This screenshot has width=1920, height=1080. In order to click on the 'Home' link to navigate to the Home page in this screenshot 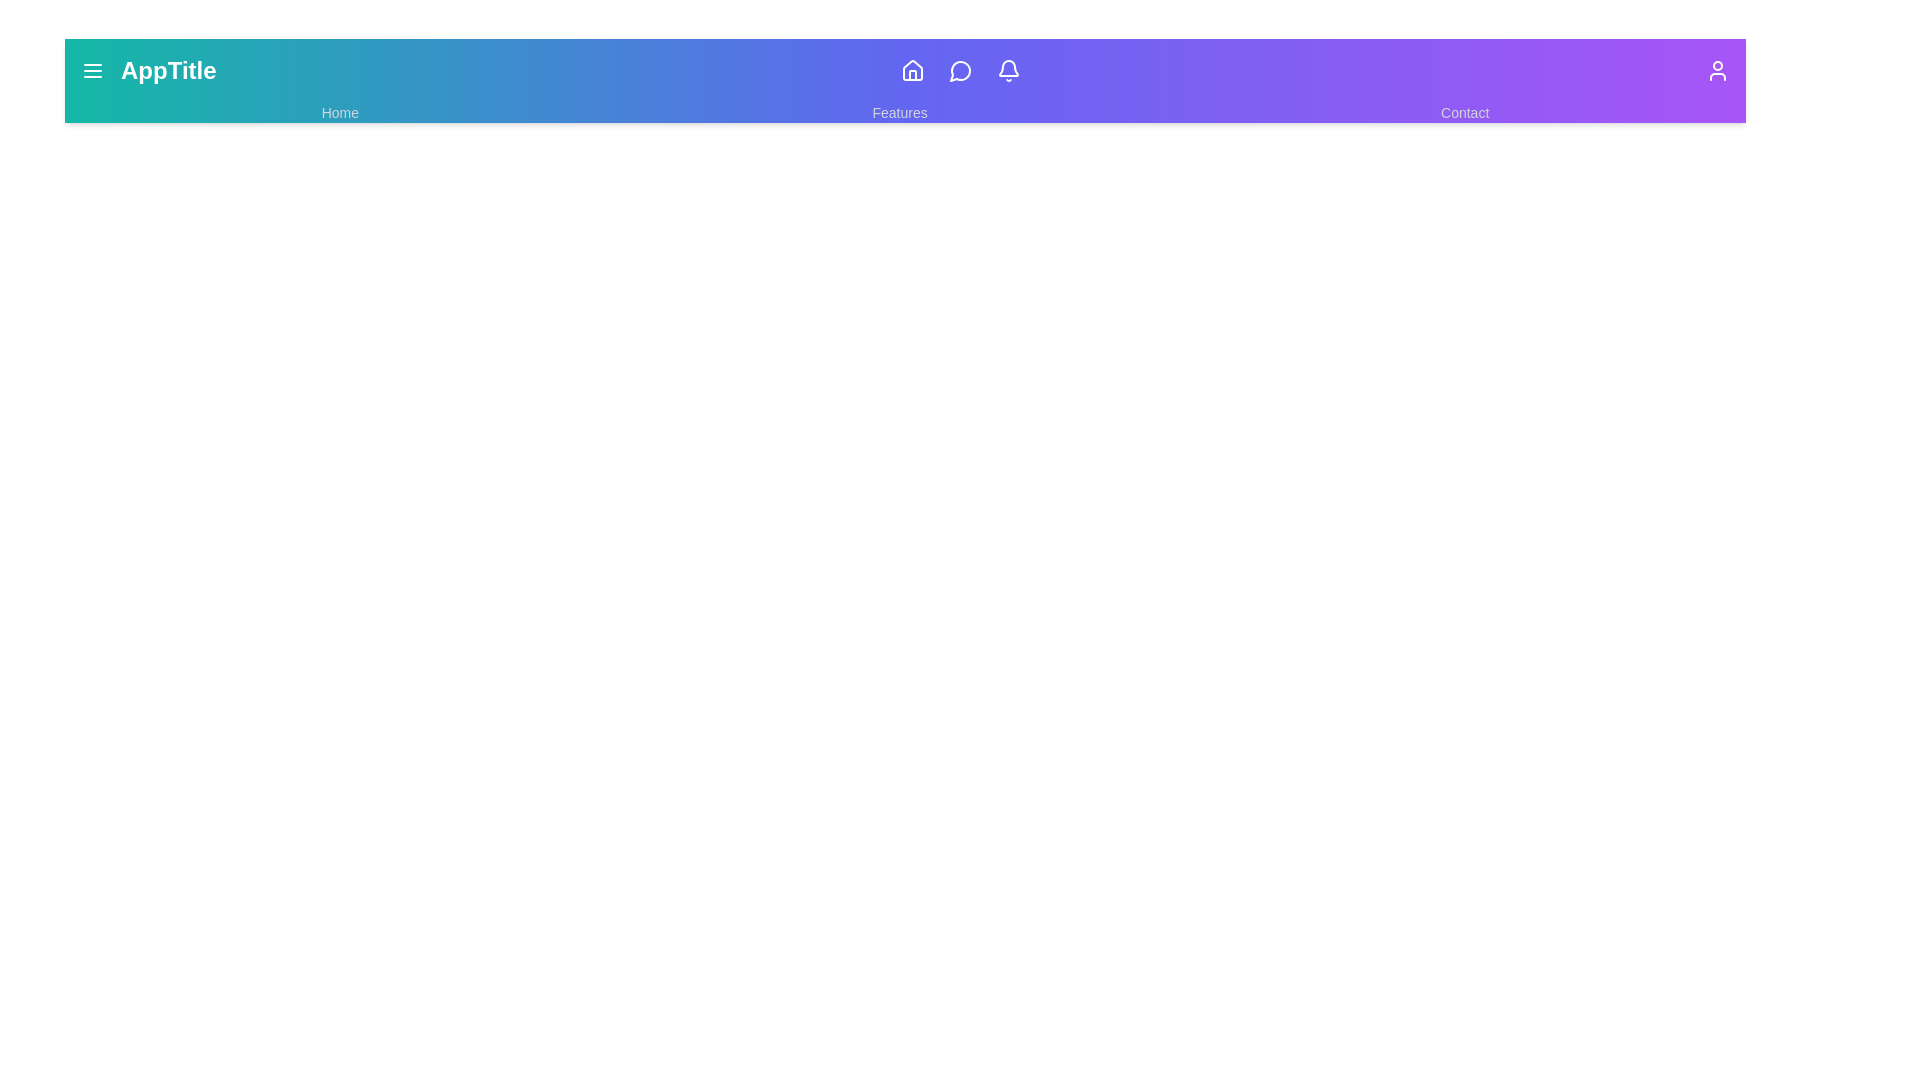, I will do `click(340, 112)`.